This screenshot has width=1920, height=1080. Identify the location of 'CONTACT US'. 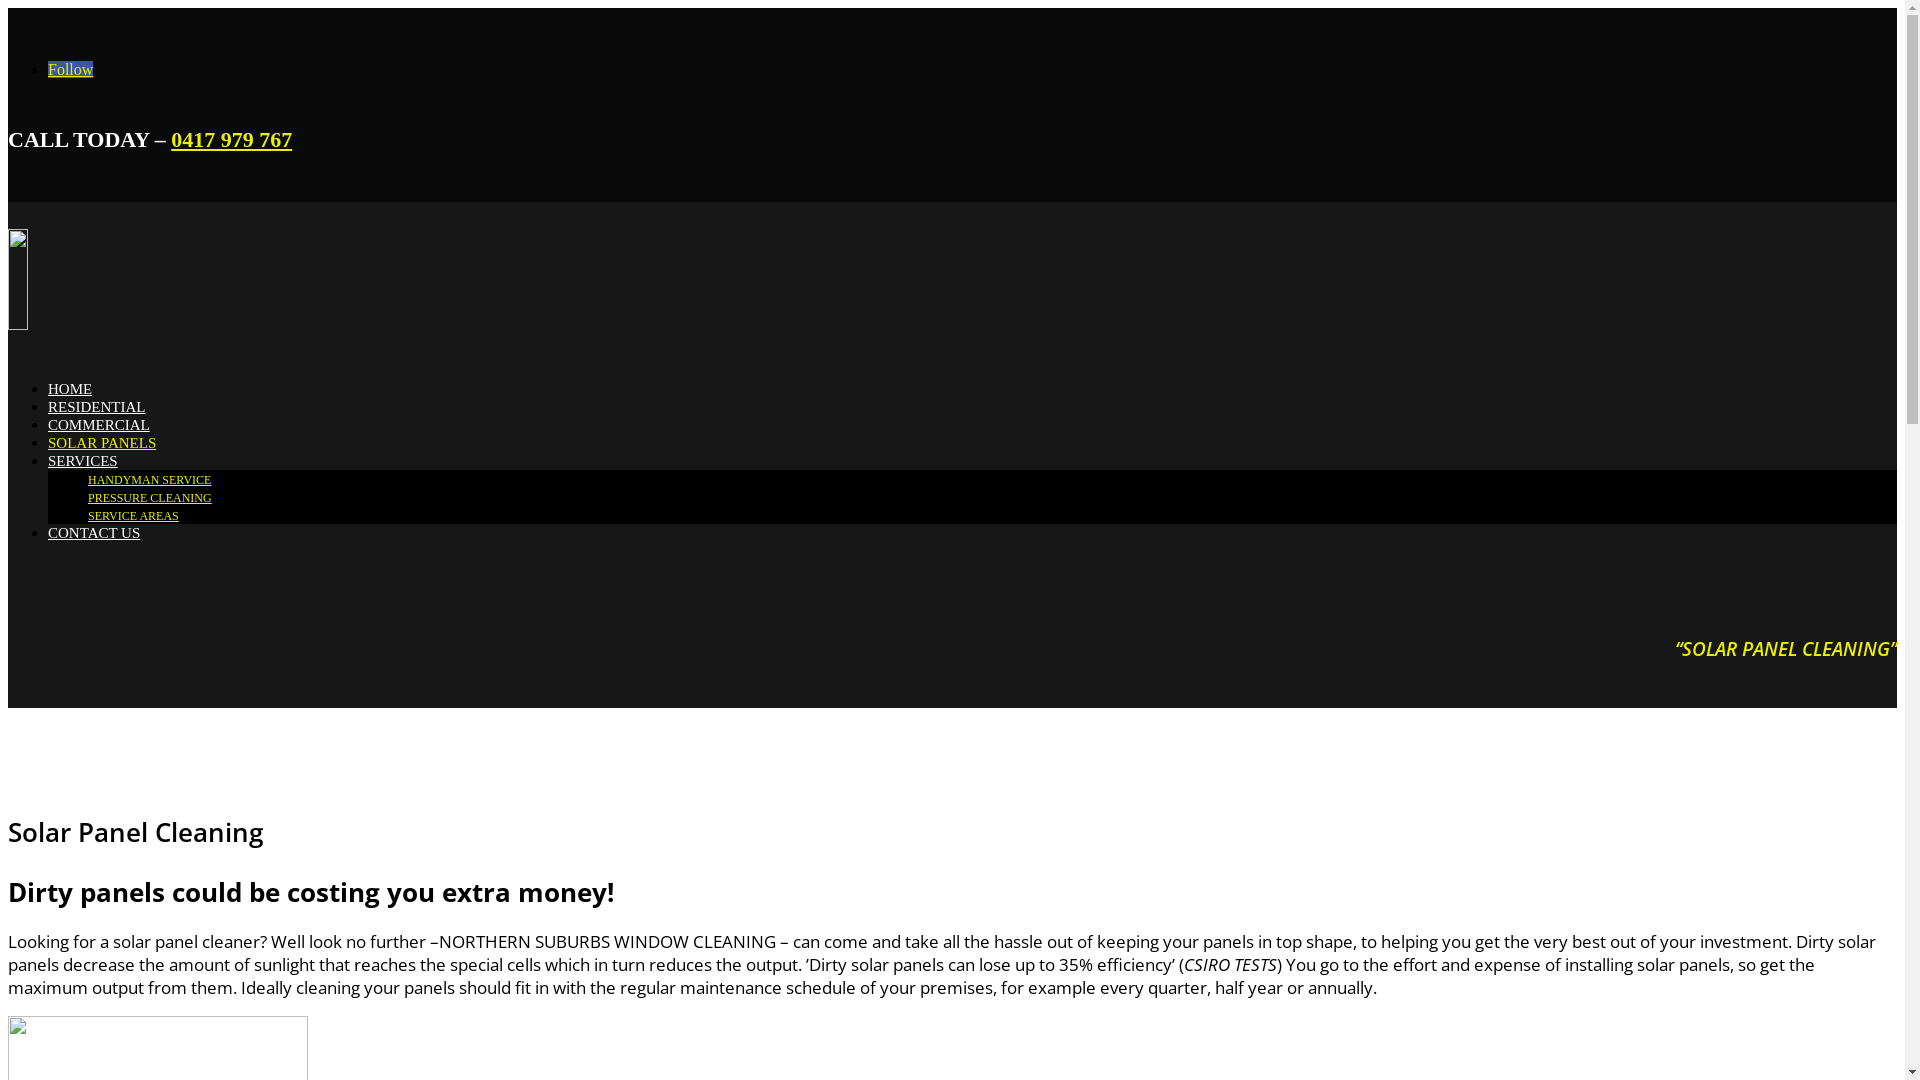
(93, 531).